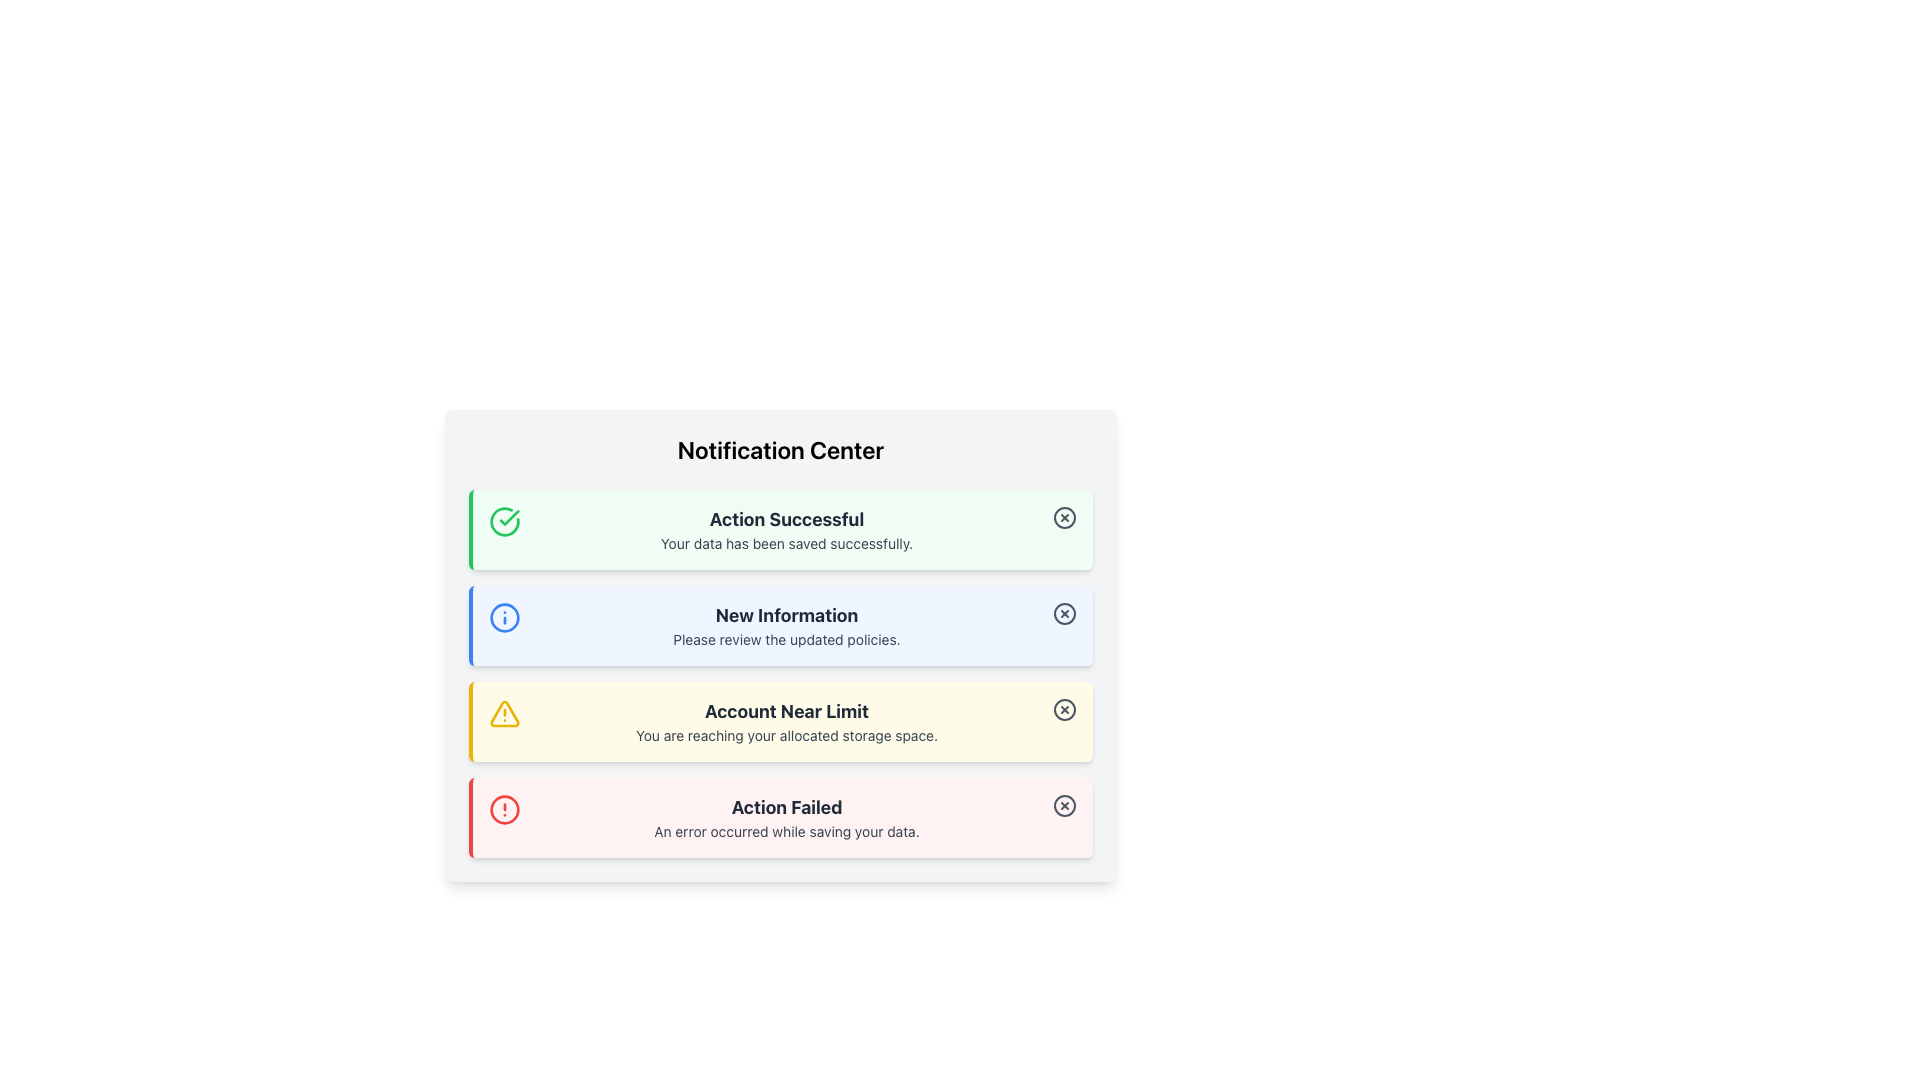  What do you see at coordinates (786, 711) in the screenshot?
I see `title text displaying 'Account Near Limit' which is bold and located in the third notification panel of the notification center, positioned centrally within a light yellow section` at bounding box center [786, 711].